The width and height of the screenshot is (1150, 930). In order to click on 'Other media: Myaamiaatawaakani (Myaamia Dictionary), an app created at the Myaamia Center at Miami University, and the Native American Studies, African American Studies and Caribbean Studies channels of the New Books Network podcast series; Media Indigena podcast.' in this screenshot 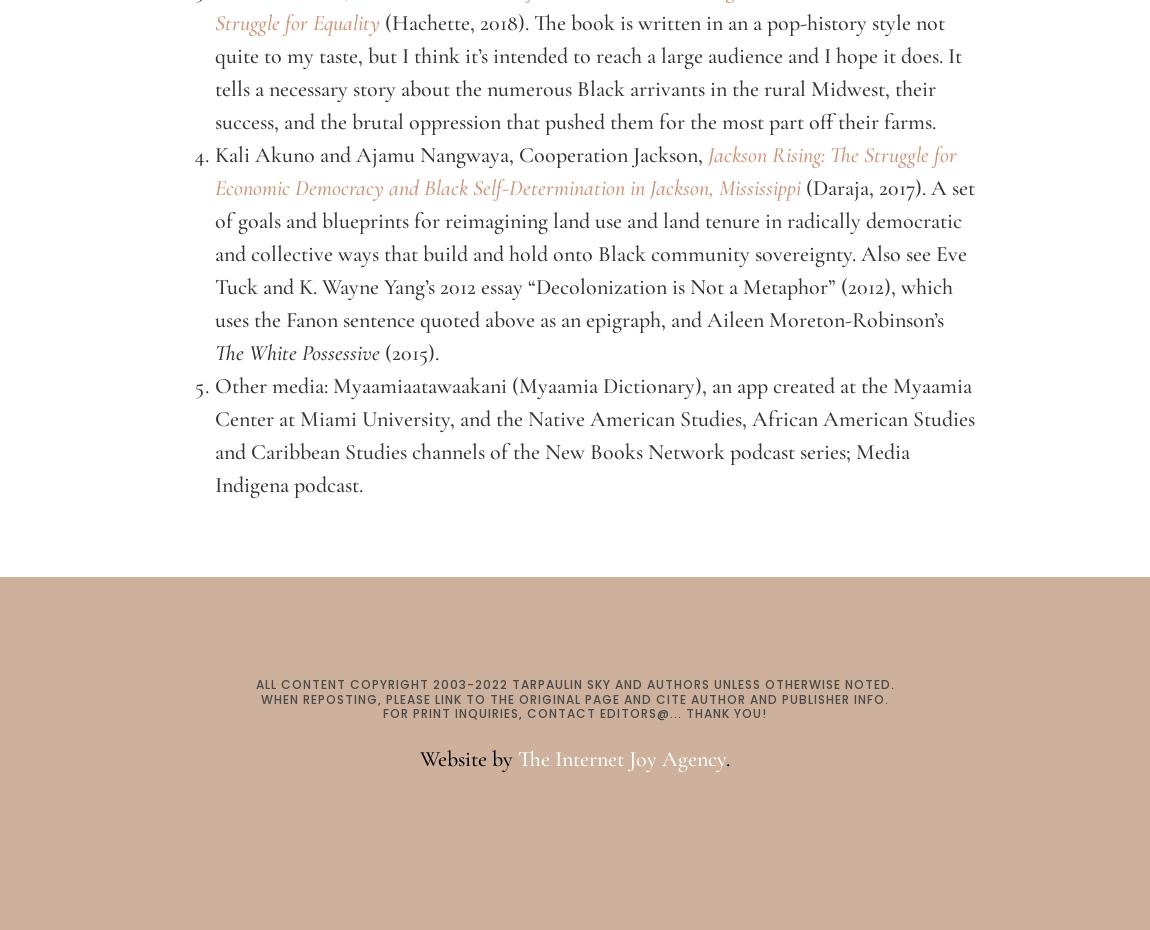, I will do `click(594, 435)`.